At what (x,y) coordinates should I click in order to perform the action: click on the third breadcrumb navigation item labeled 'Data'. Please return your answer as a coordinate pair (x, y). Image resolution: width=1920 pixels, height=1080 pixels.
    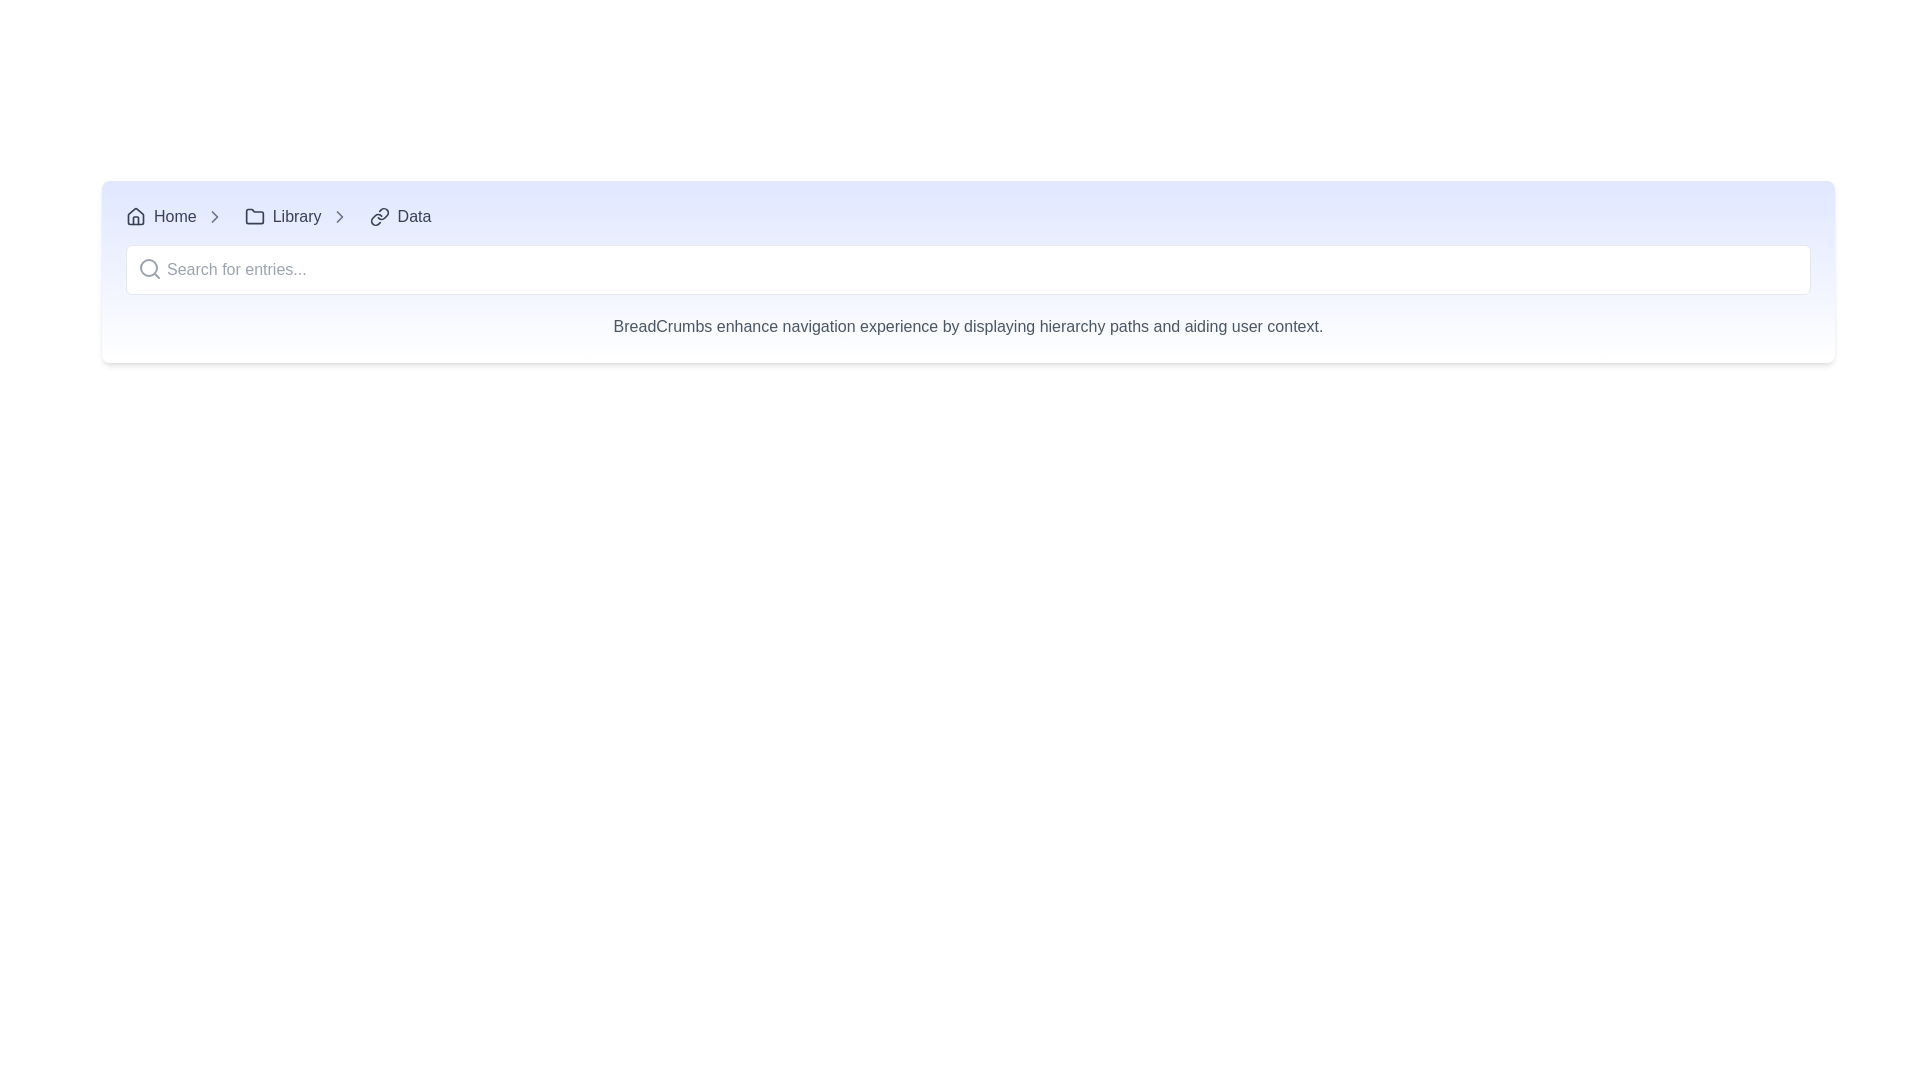
    Looking at the image, I should click on (400, 216).